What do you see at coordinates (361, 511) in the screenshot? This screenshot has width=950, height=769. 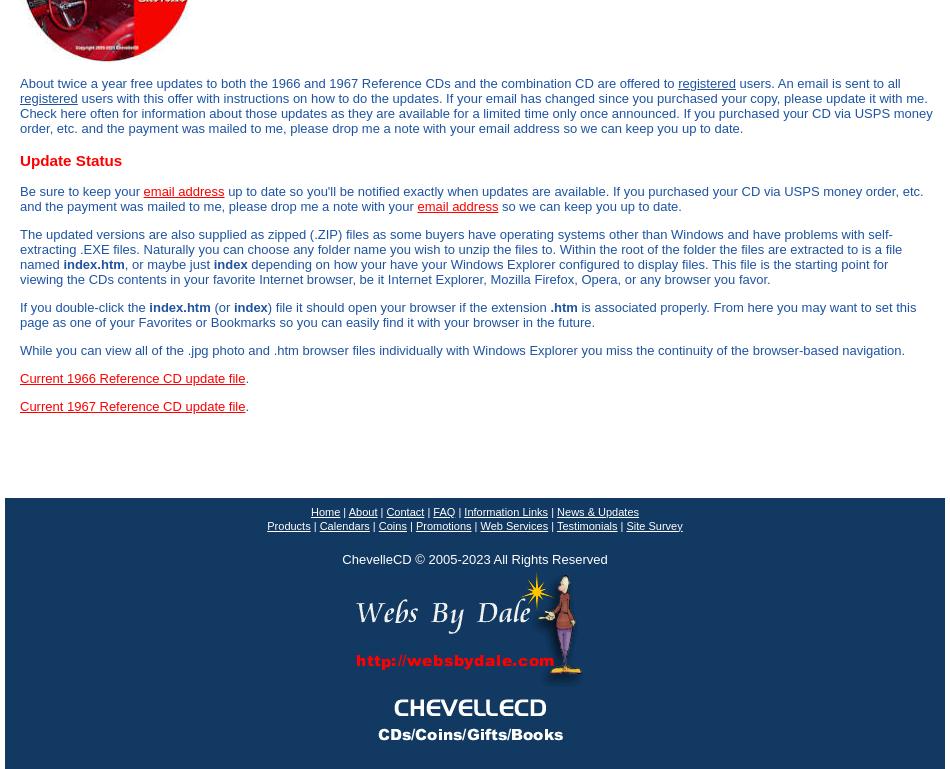 I see `'About'` at bounding box center [361, 511].